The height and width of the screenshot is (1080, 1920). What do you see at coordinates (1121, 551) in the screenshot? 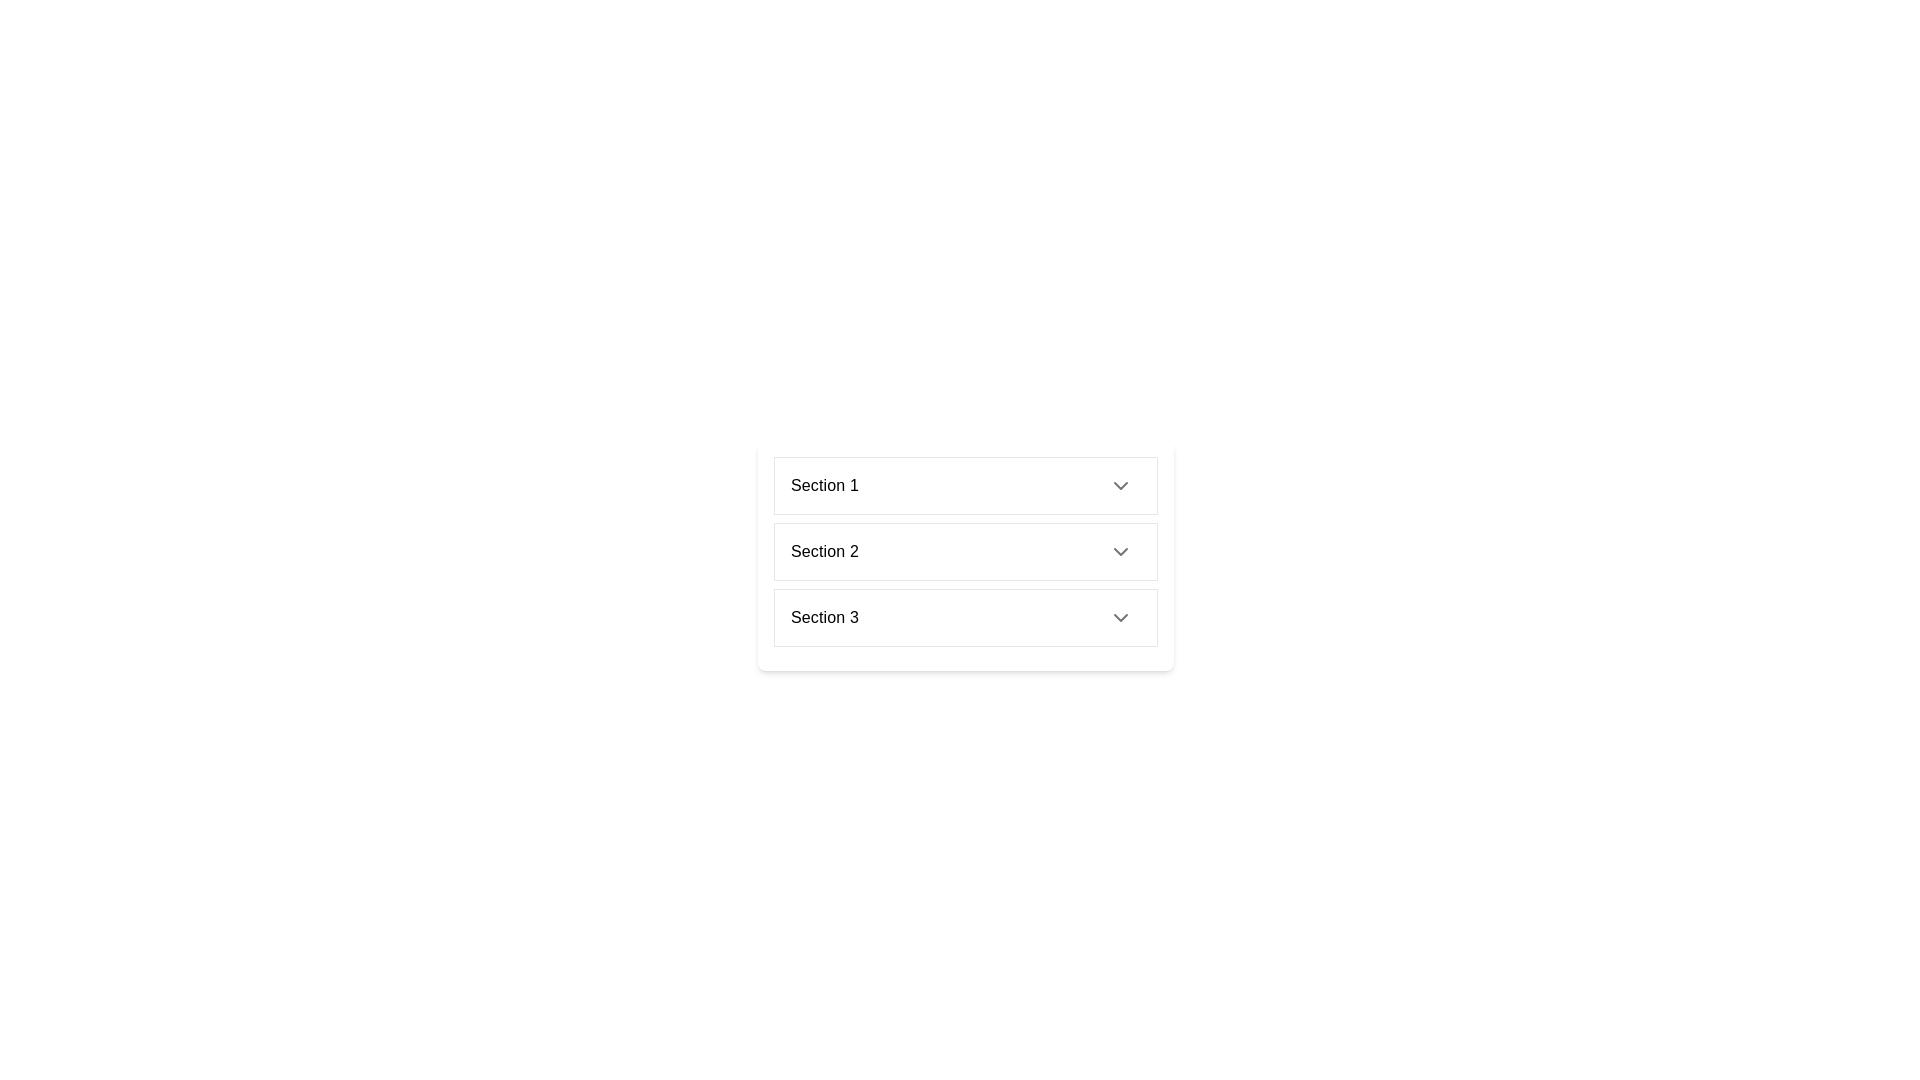
I see `the icon located to the right of the text label 'Section 2'` at bounding box center [1121, 551].